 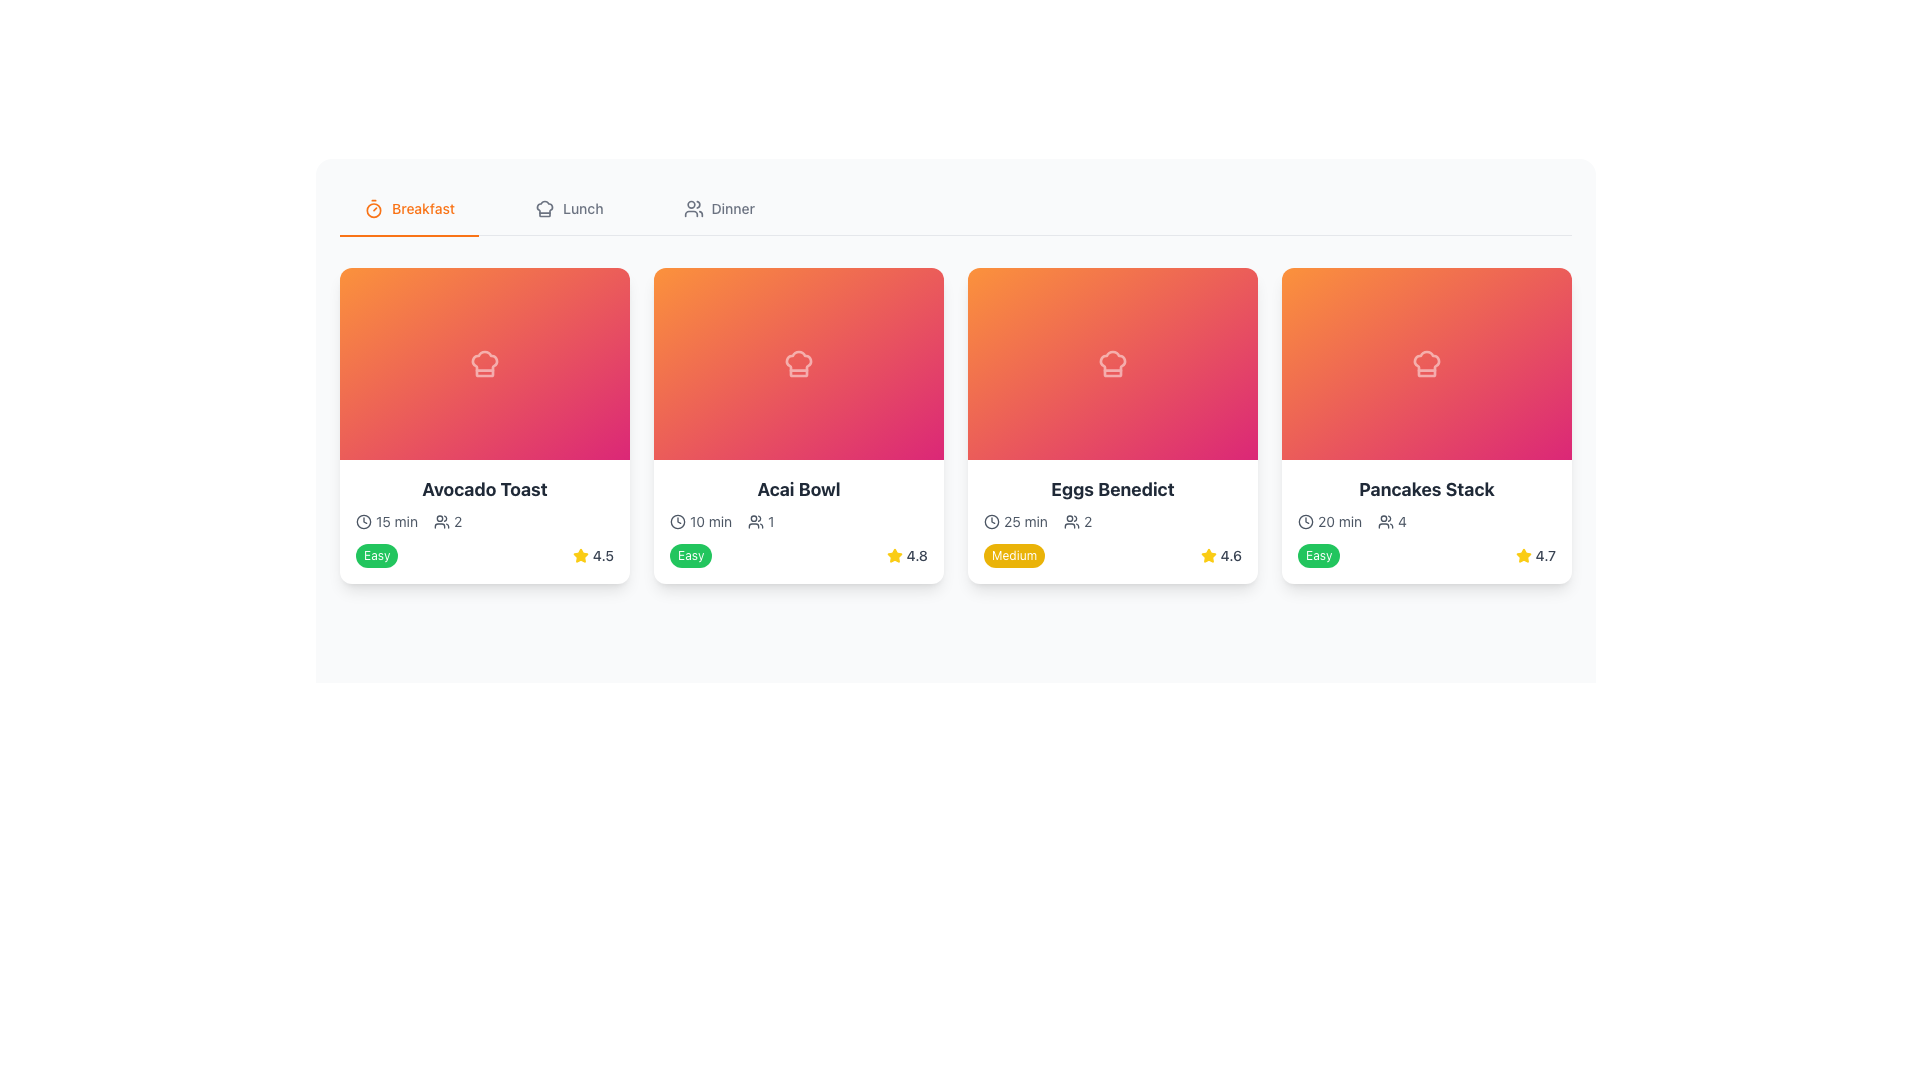 I want to click on the rating display for 'Eggs Benedict', which consists of a yellow star icon and the text '4.6' in gray font, located in the bottom-right area of the card, specifically to the right of the 'Medium' difficulty label, so click(x=1220, y=555).